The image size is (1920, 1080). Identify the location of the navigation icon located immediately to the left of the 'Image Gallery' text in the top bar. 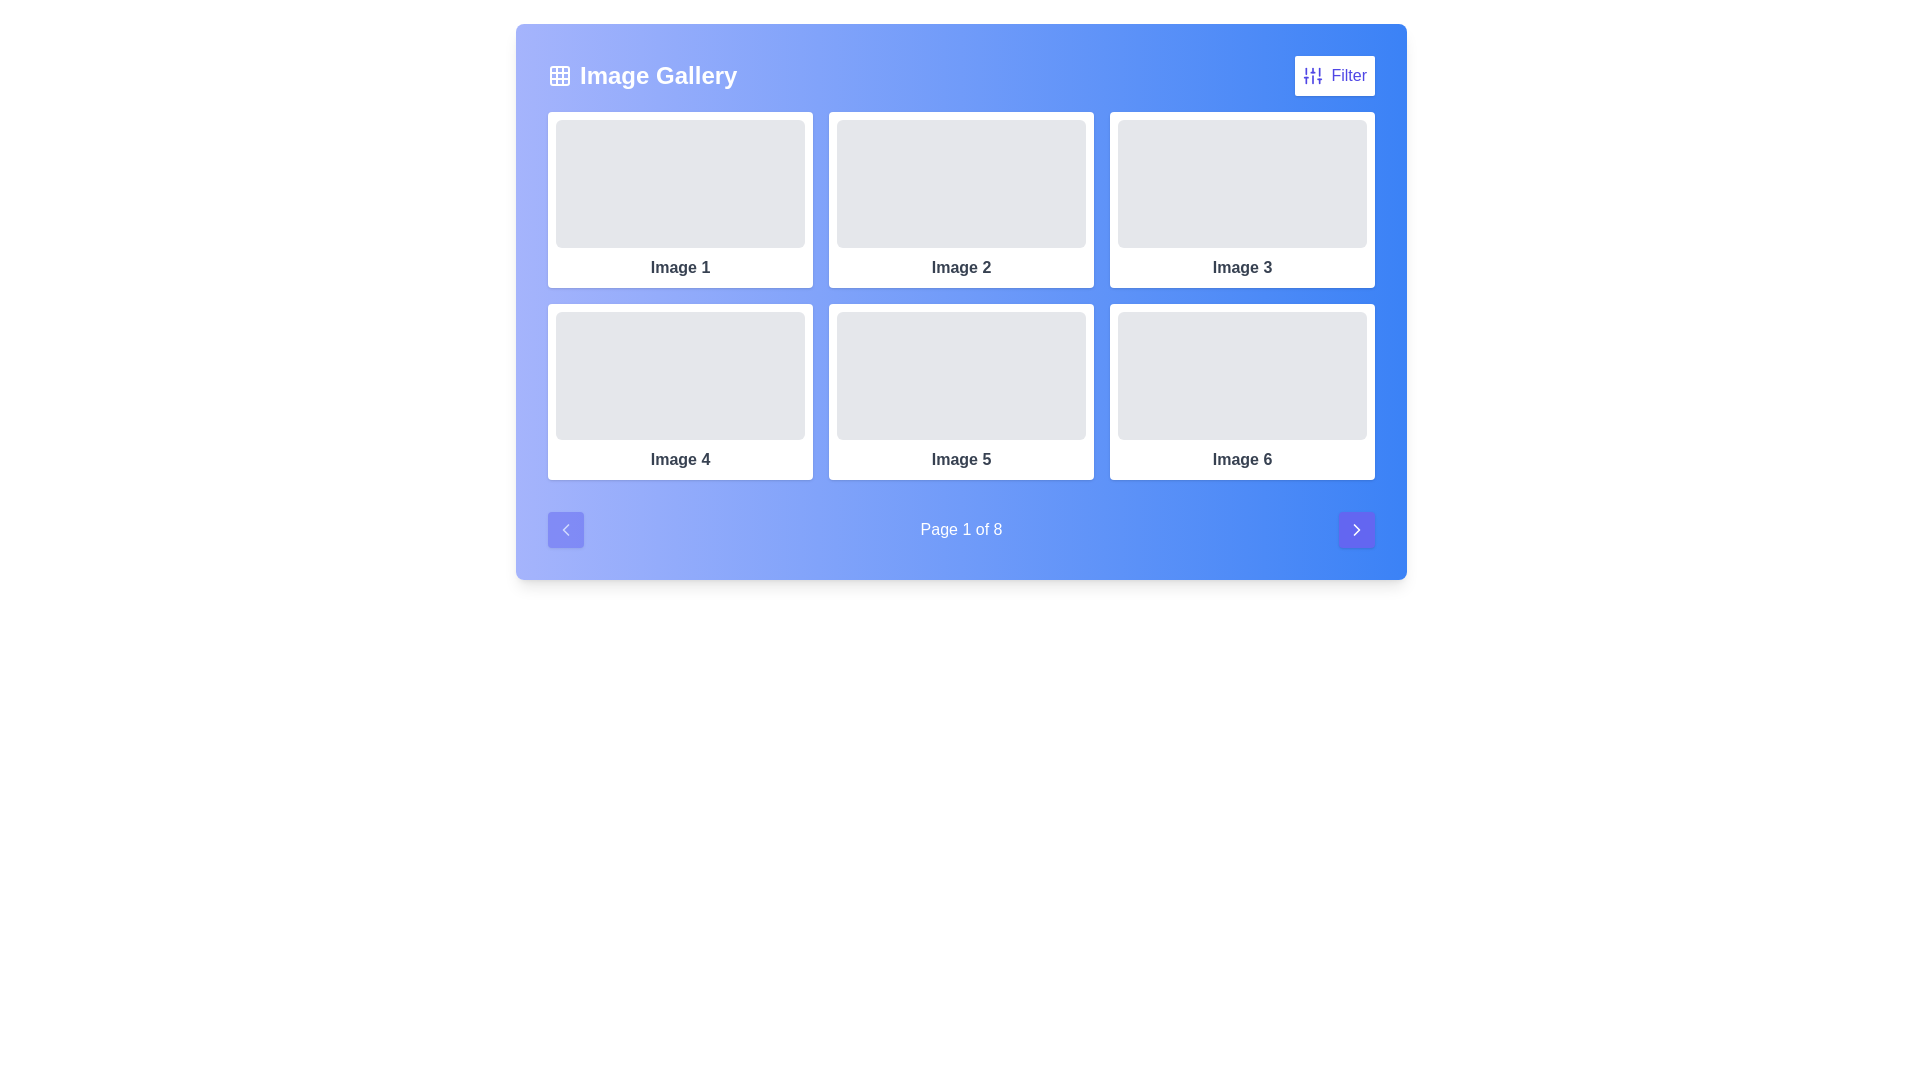
(560, 75).